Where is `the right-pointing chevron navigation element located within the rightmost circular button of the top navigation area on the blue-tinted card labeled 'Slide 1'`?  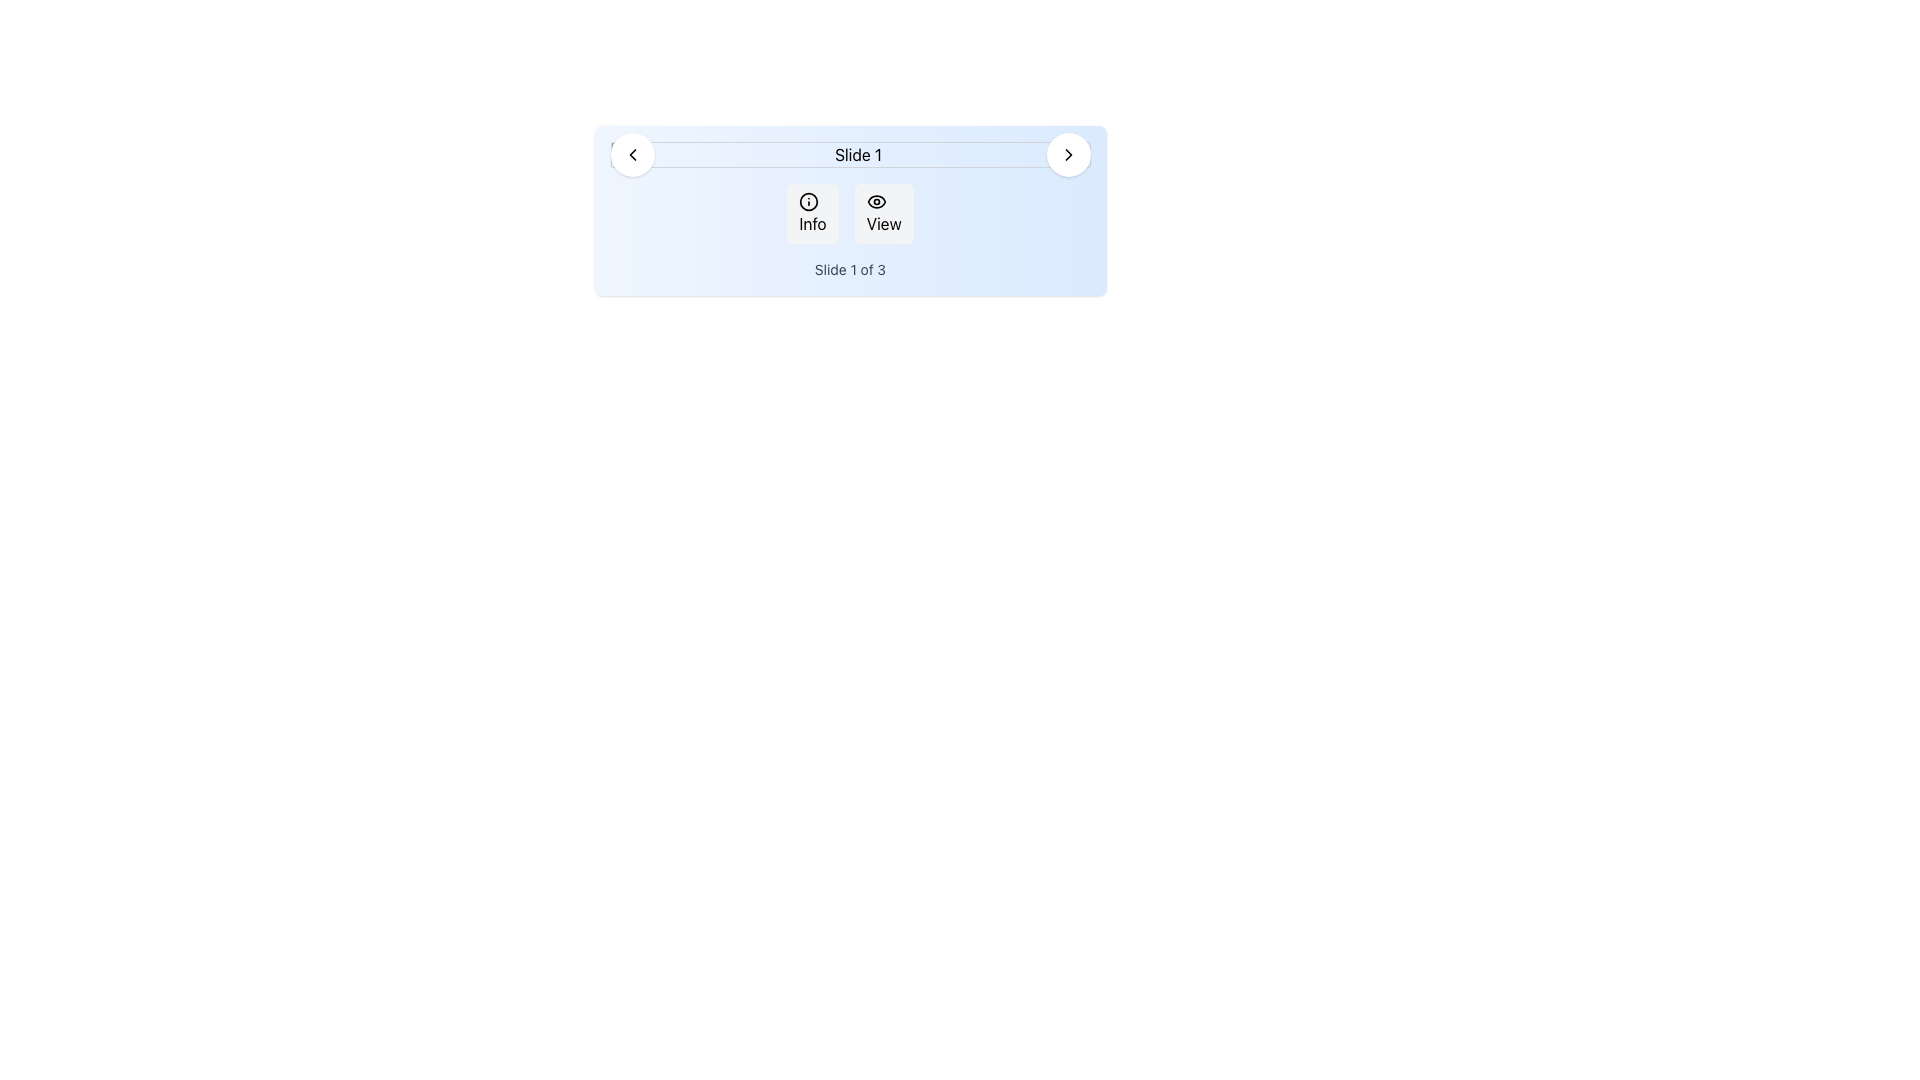
the right-pointing chevron navigation element located within the rightmost circular button of the top navigation area on the blue-tinted card labeled 'Slide 1' is located at coordinates (1067, 153).